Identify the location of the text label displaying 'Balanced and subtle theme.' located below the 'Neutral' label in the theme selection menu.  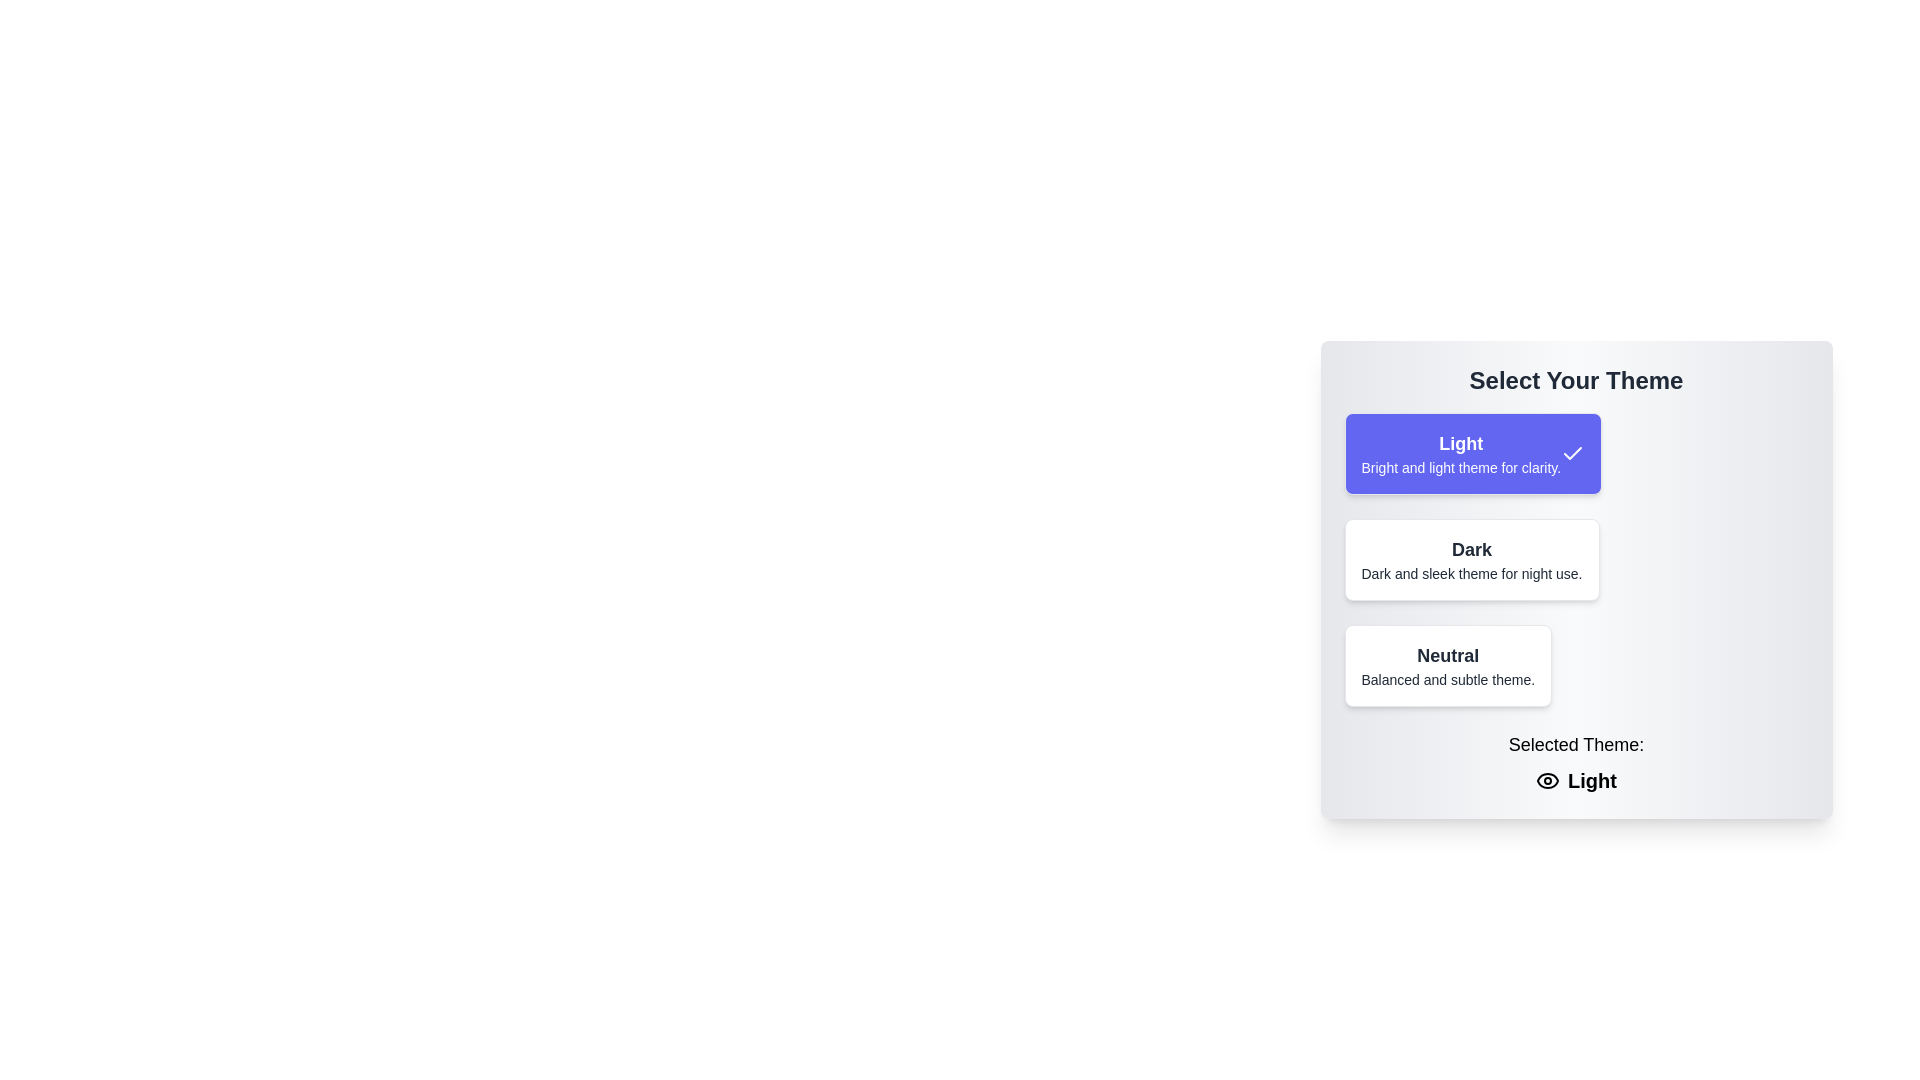
(1448, 678).